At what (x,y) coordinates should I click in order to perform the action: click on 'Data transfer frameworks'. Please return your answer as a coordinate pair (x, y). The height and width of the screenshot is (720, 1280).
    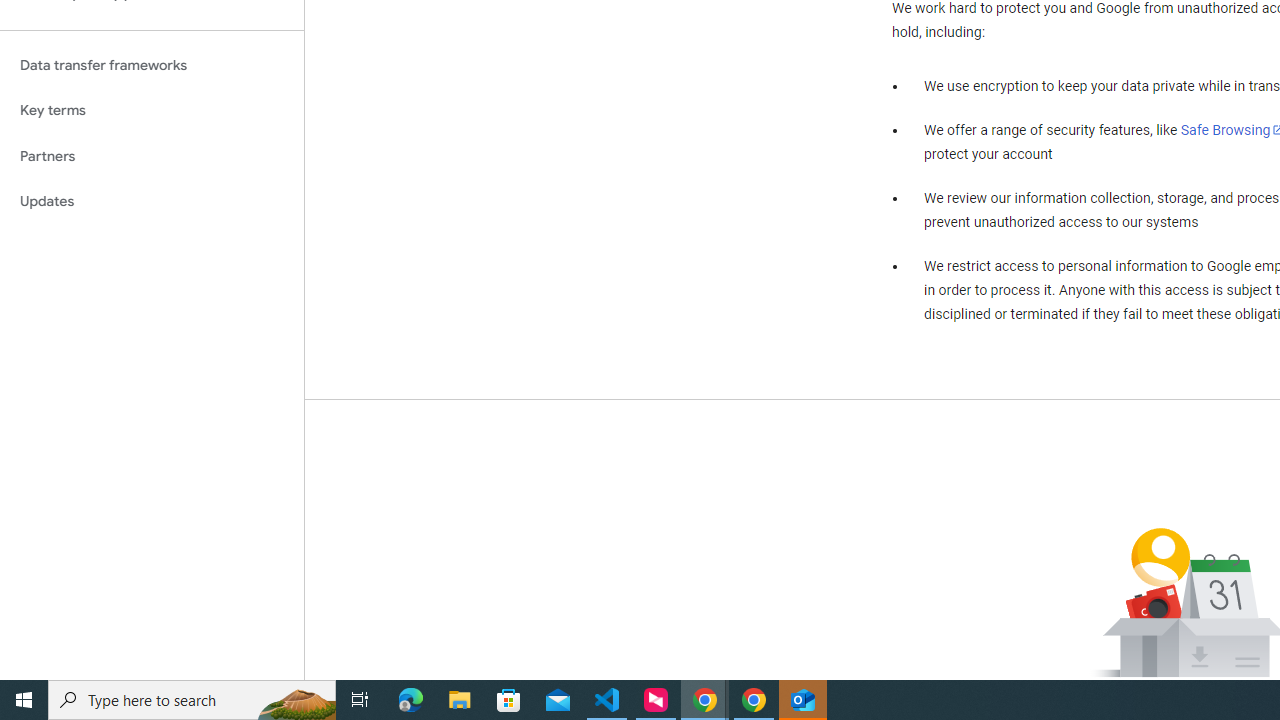
    Looking at the image, I should click on (151, 64).